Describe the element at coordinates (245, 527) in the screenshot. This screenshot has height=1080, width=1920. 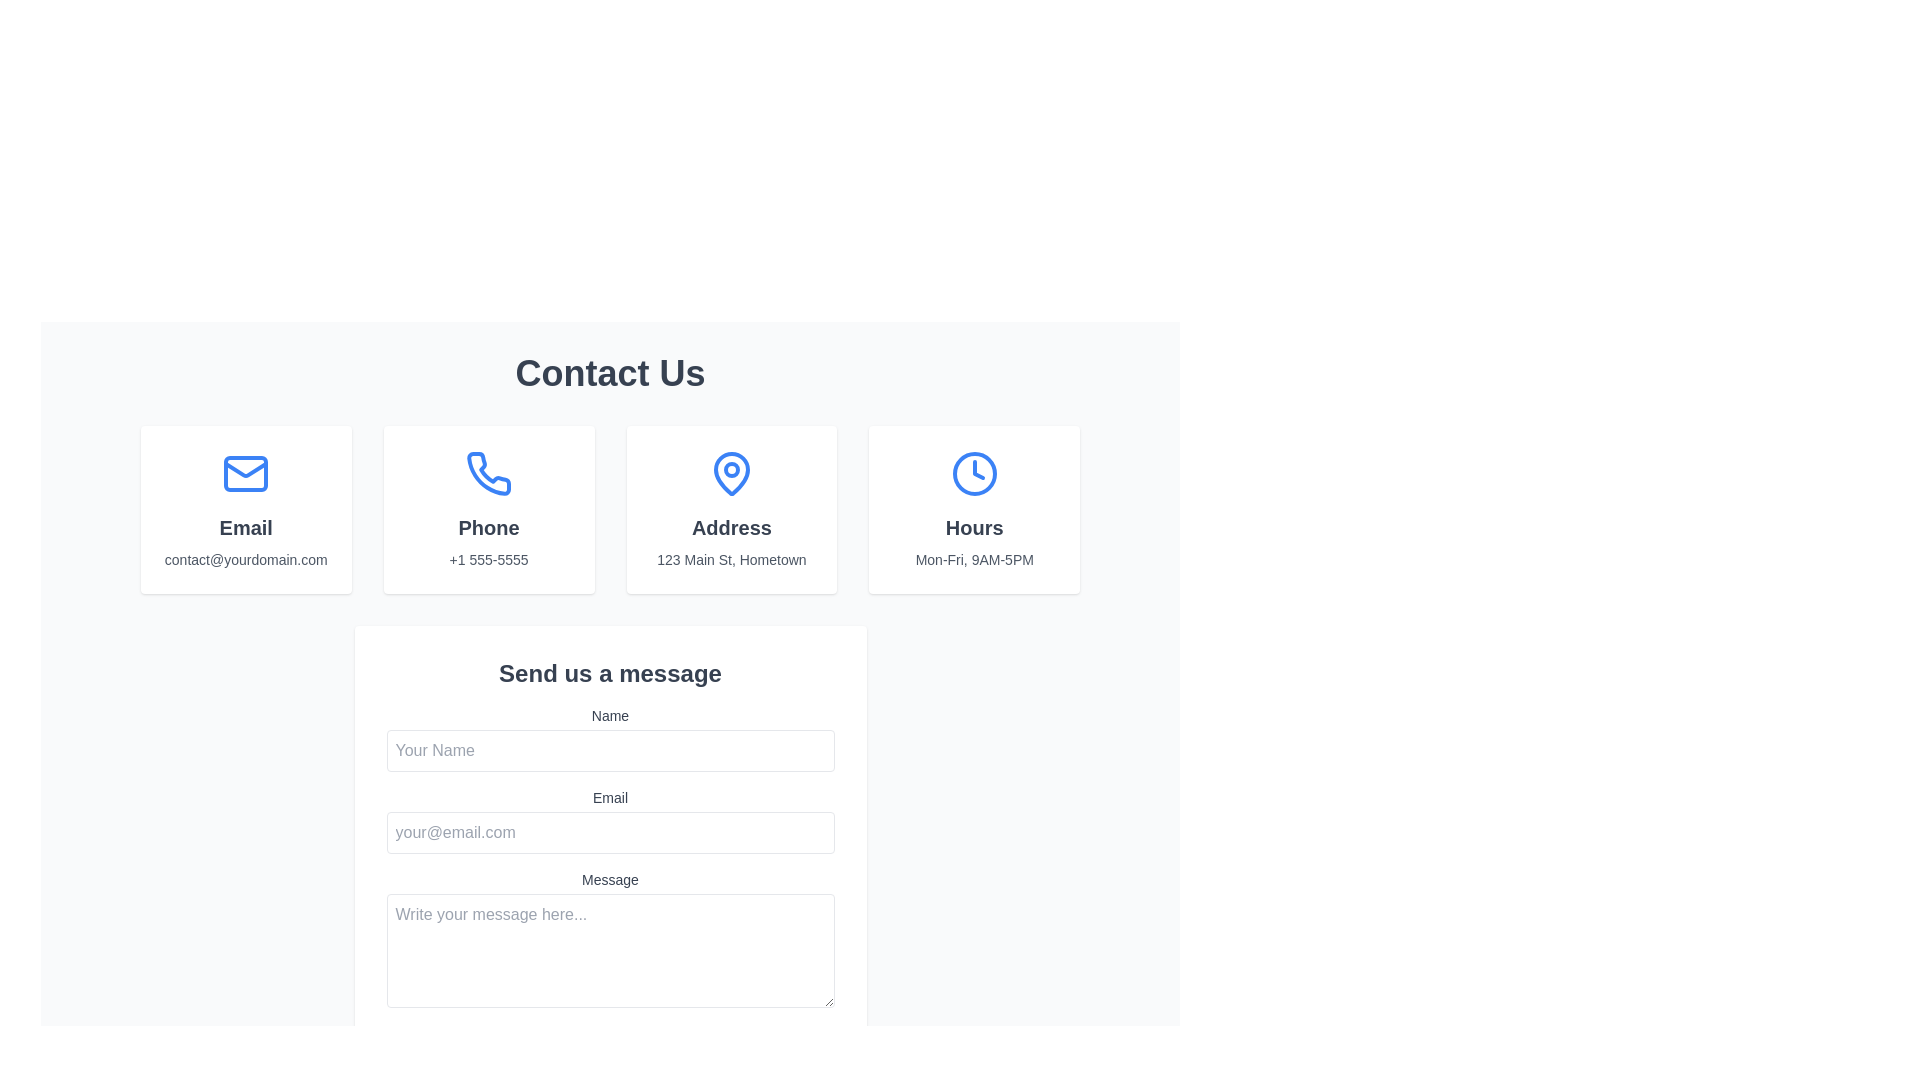
I see `the 'Email' label, which is a bold, large gray text element centrally aligned within a white card in the 'Contact Us' section` at that location.